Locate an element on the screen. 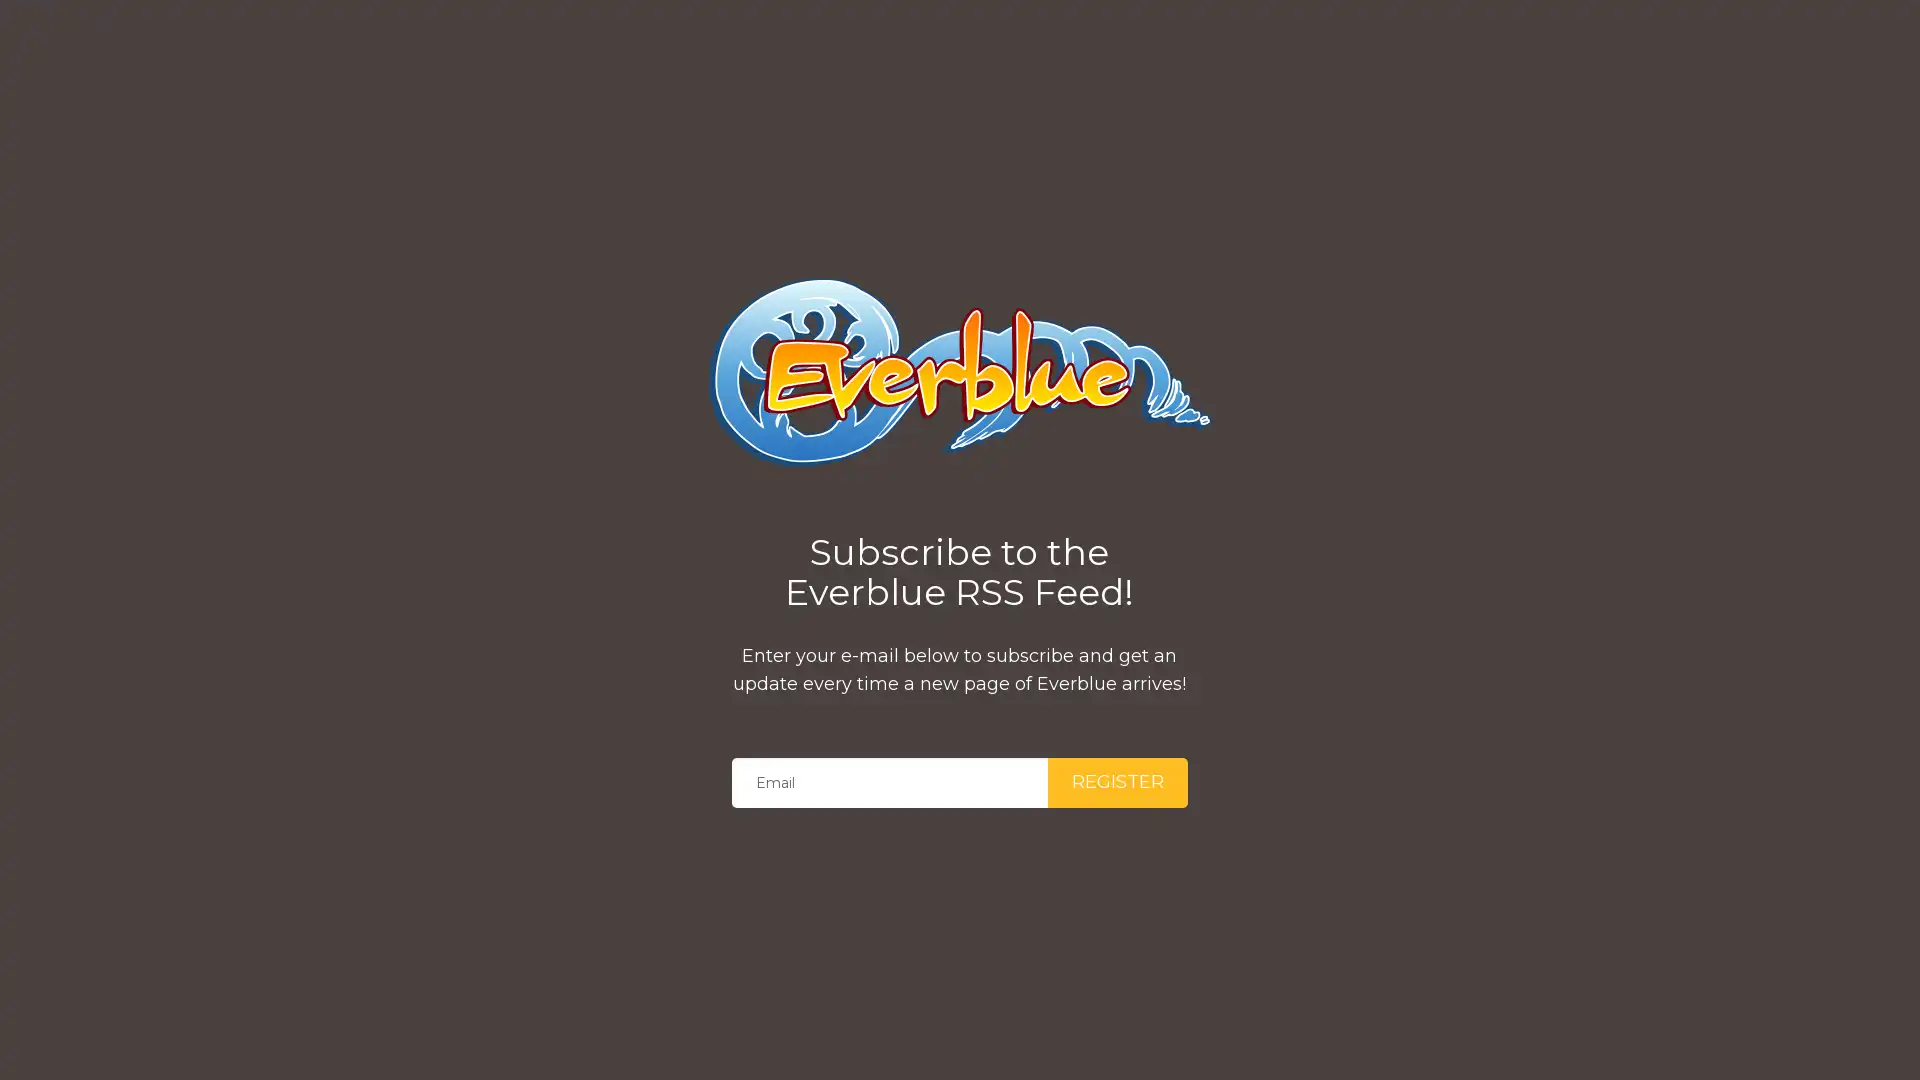 The image size is (1920, 1080). REGISTER is located at coordinates (1117, 782).